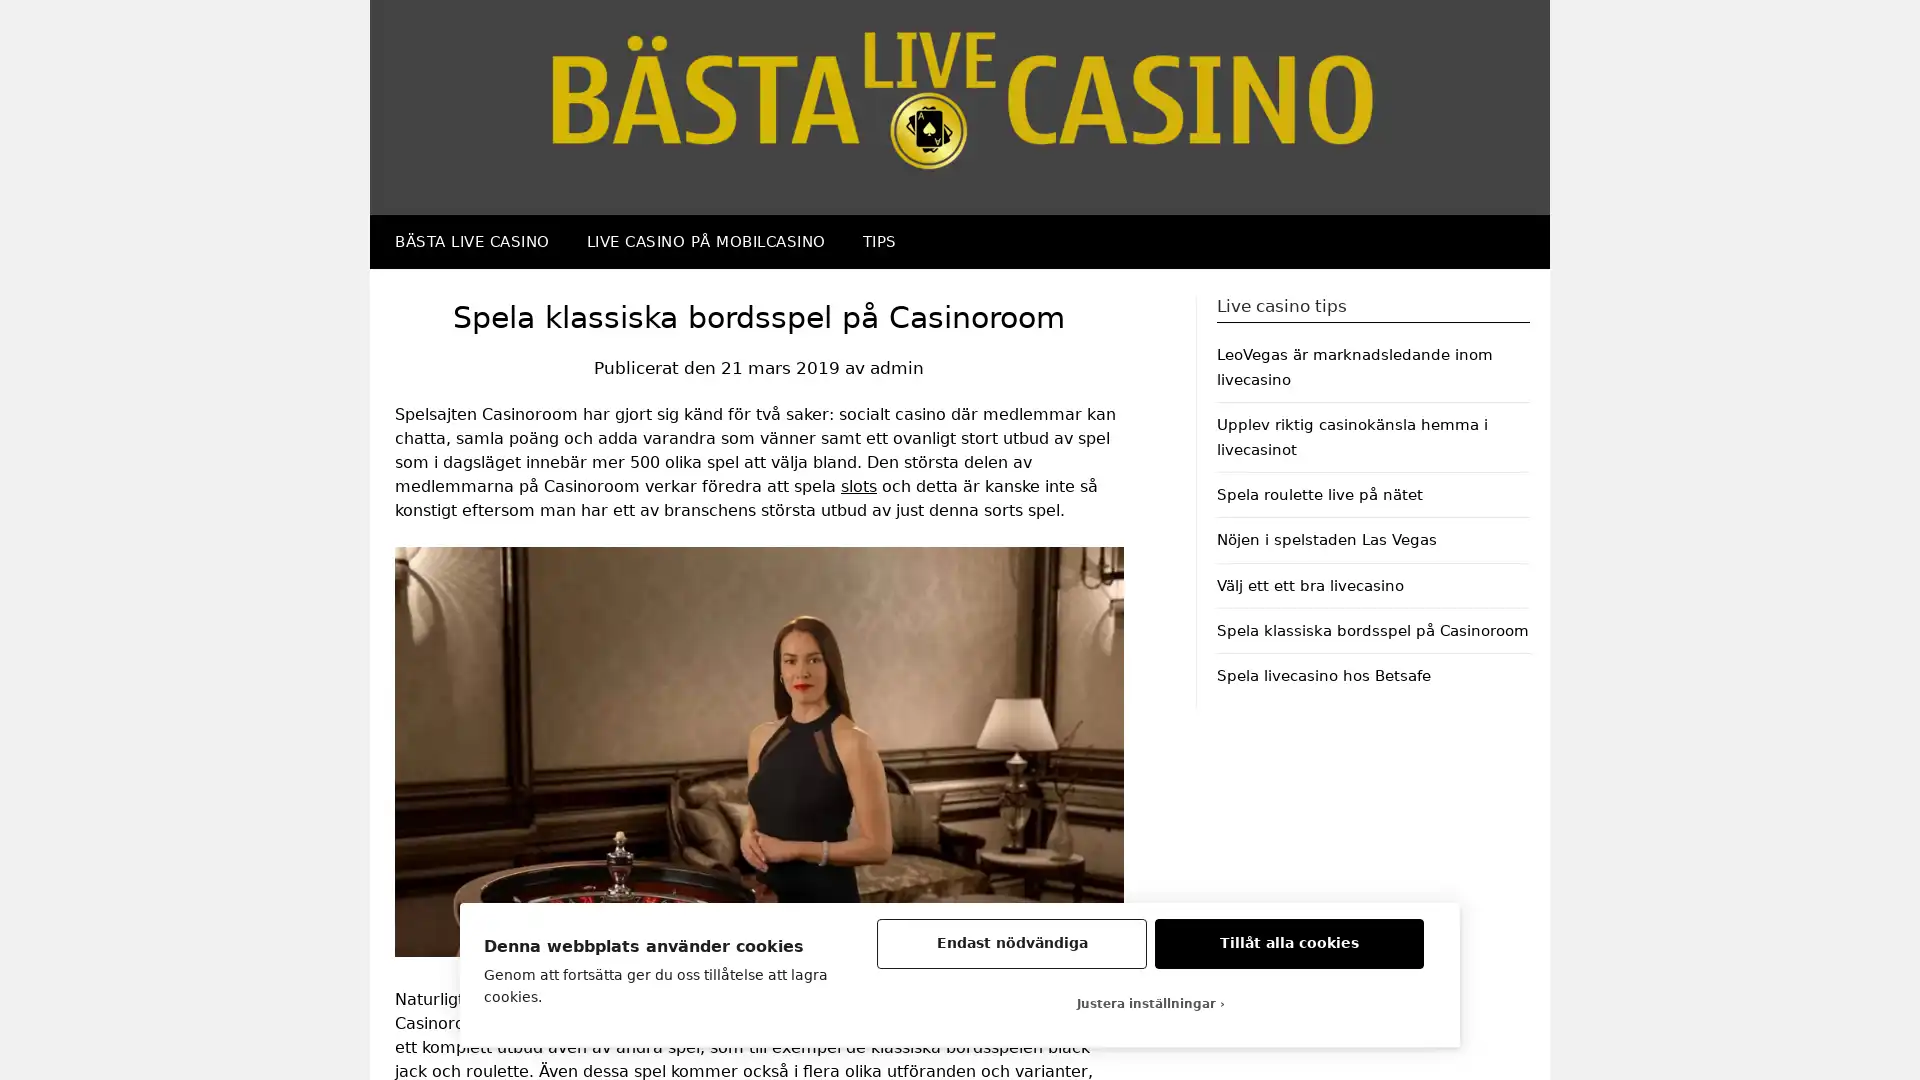  What do you see at coordinates (1150, 1003) in the screenshot?
I see `Justera installningar` at bounding box center [1150, 1003].